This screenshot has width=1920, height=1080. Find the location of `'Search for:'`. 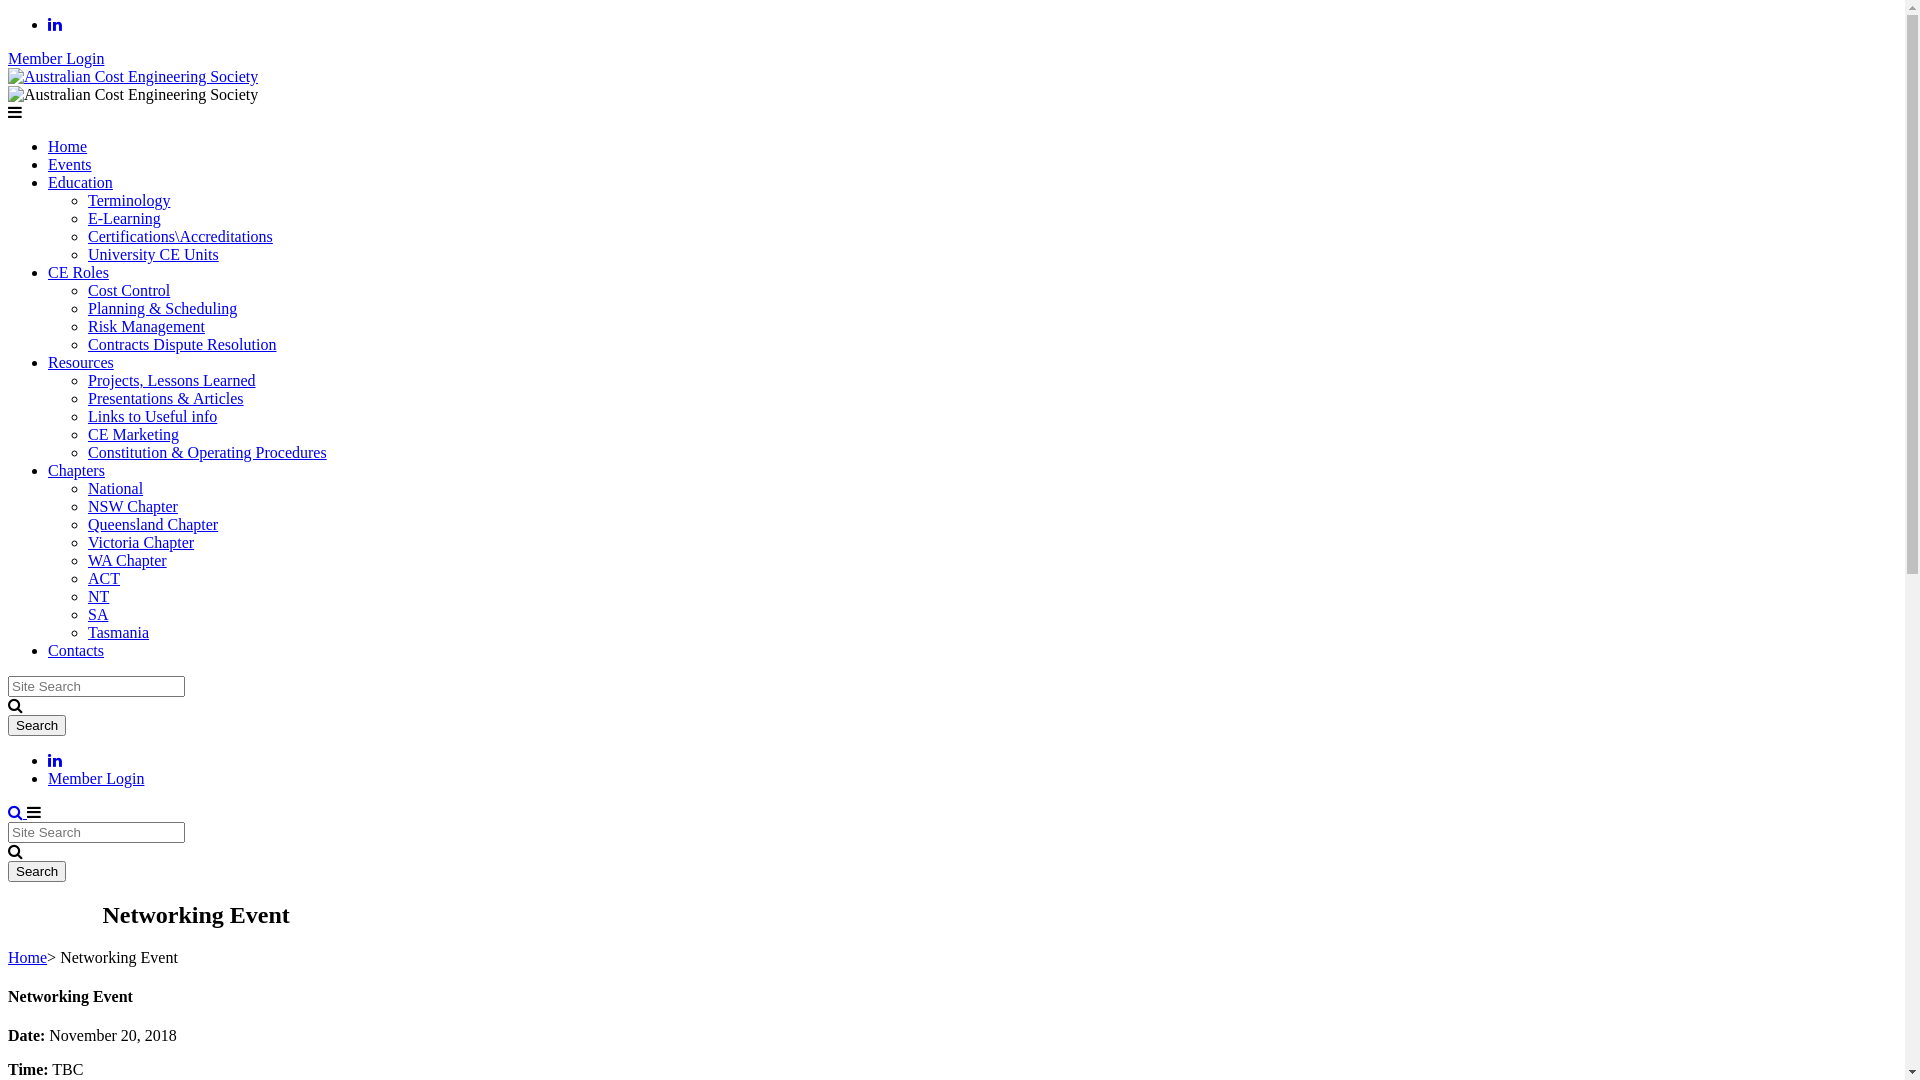

'Search for:' is located at coordinates (95, 832).